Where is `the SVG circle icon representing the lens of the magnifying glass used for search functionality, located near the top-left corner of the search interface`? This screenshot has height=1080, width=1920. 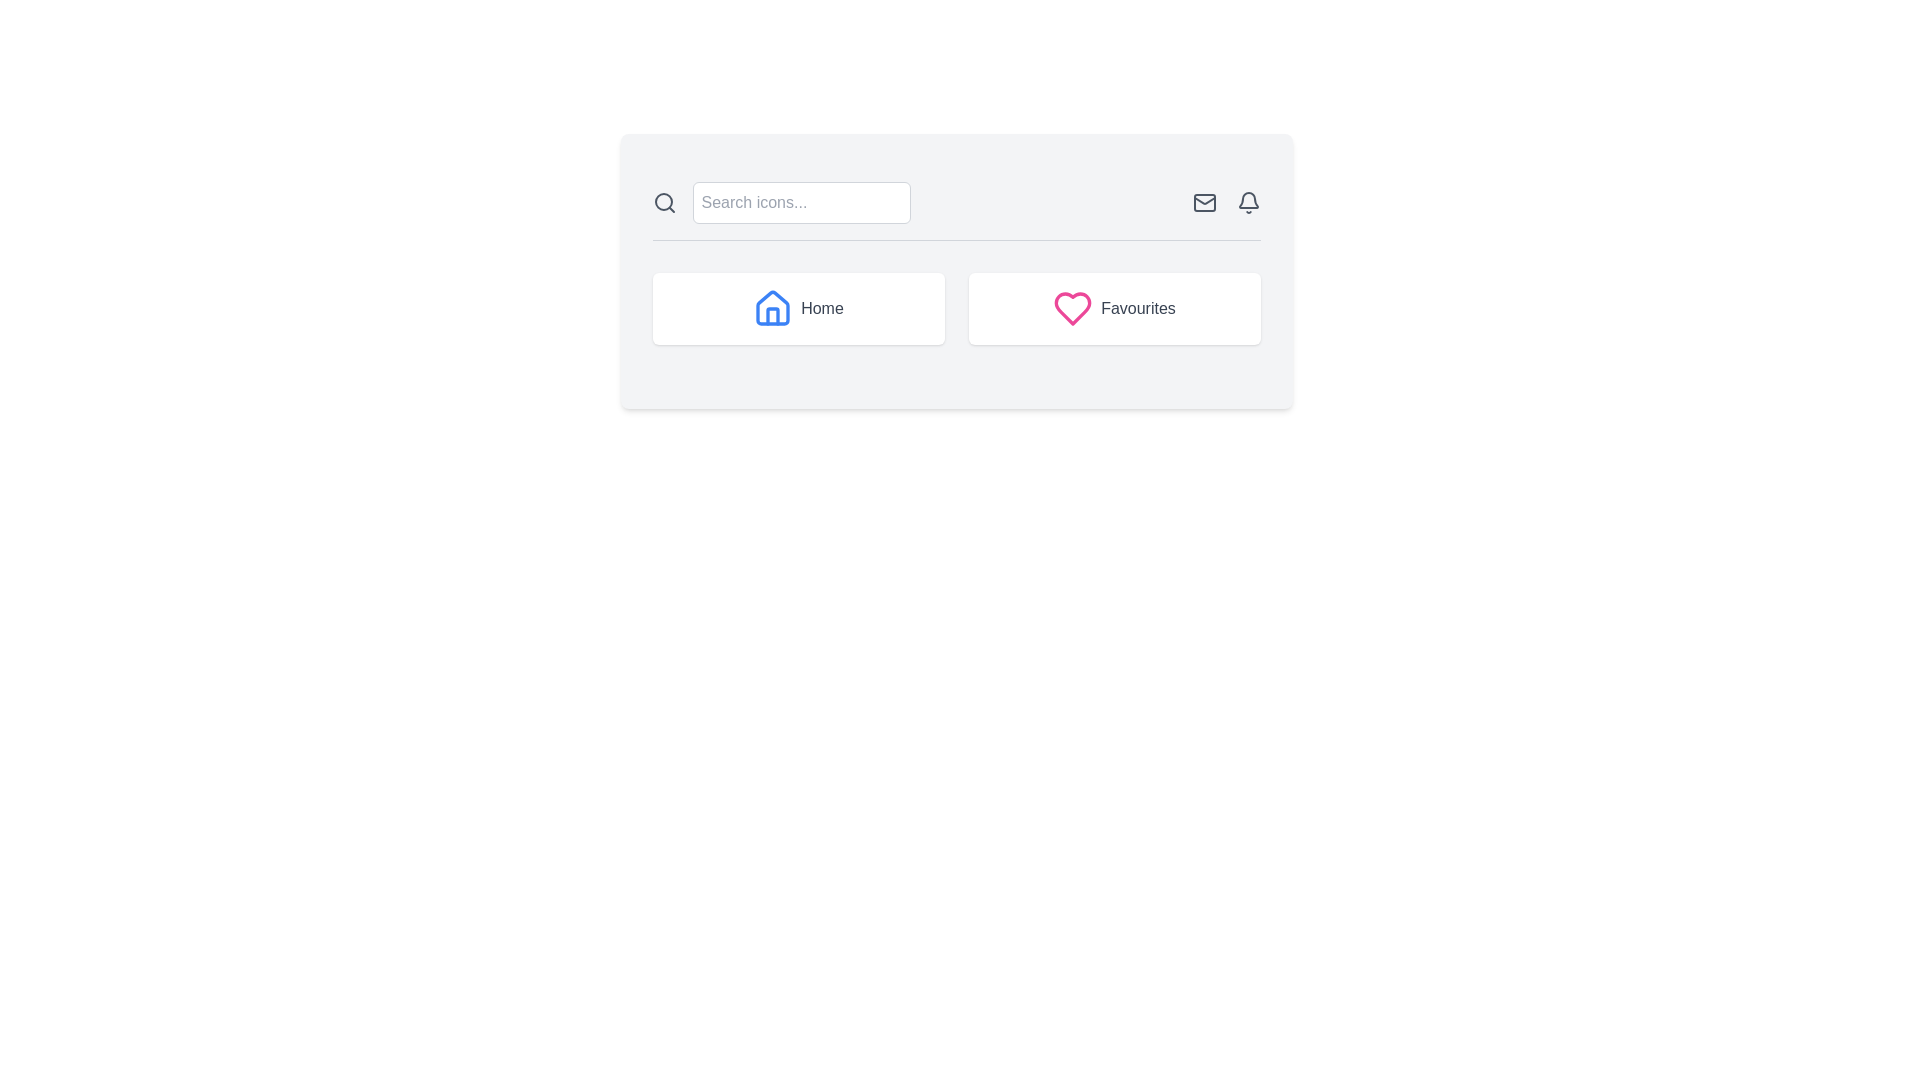
the SVG circle icon representing the lens of the magnifying glass used for search functionality, located near the top-left corner of the search interface is located at coordinates (663, 201).